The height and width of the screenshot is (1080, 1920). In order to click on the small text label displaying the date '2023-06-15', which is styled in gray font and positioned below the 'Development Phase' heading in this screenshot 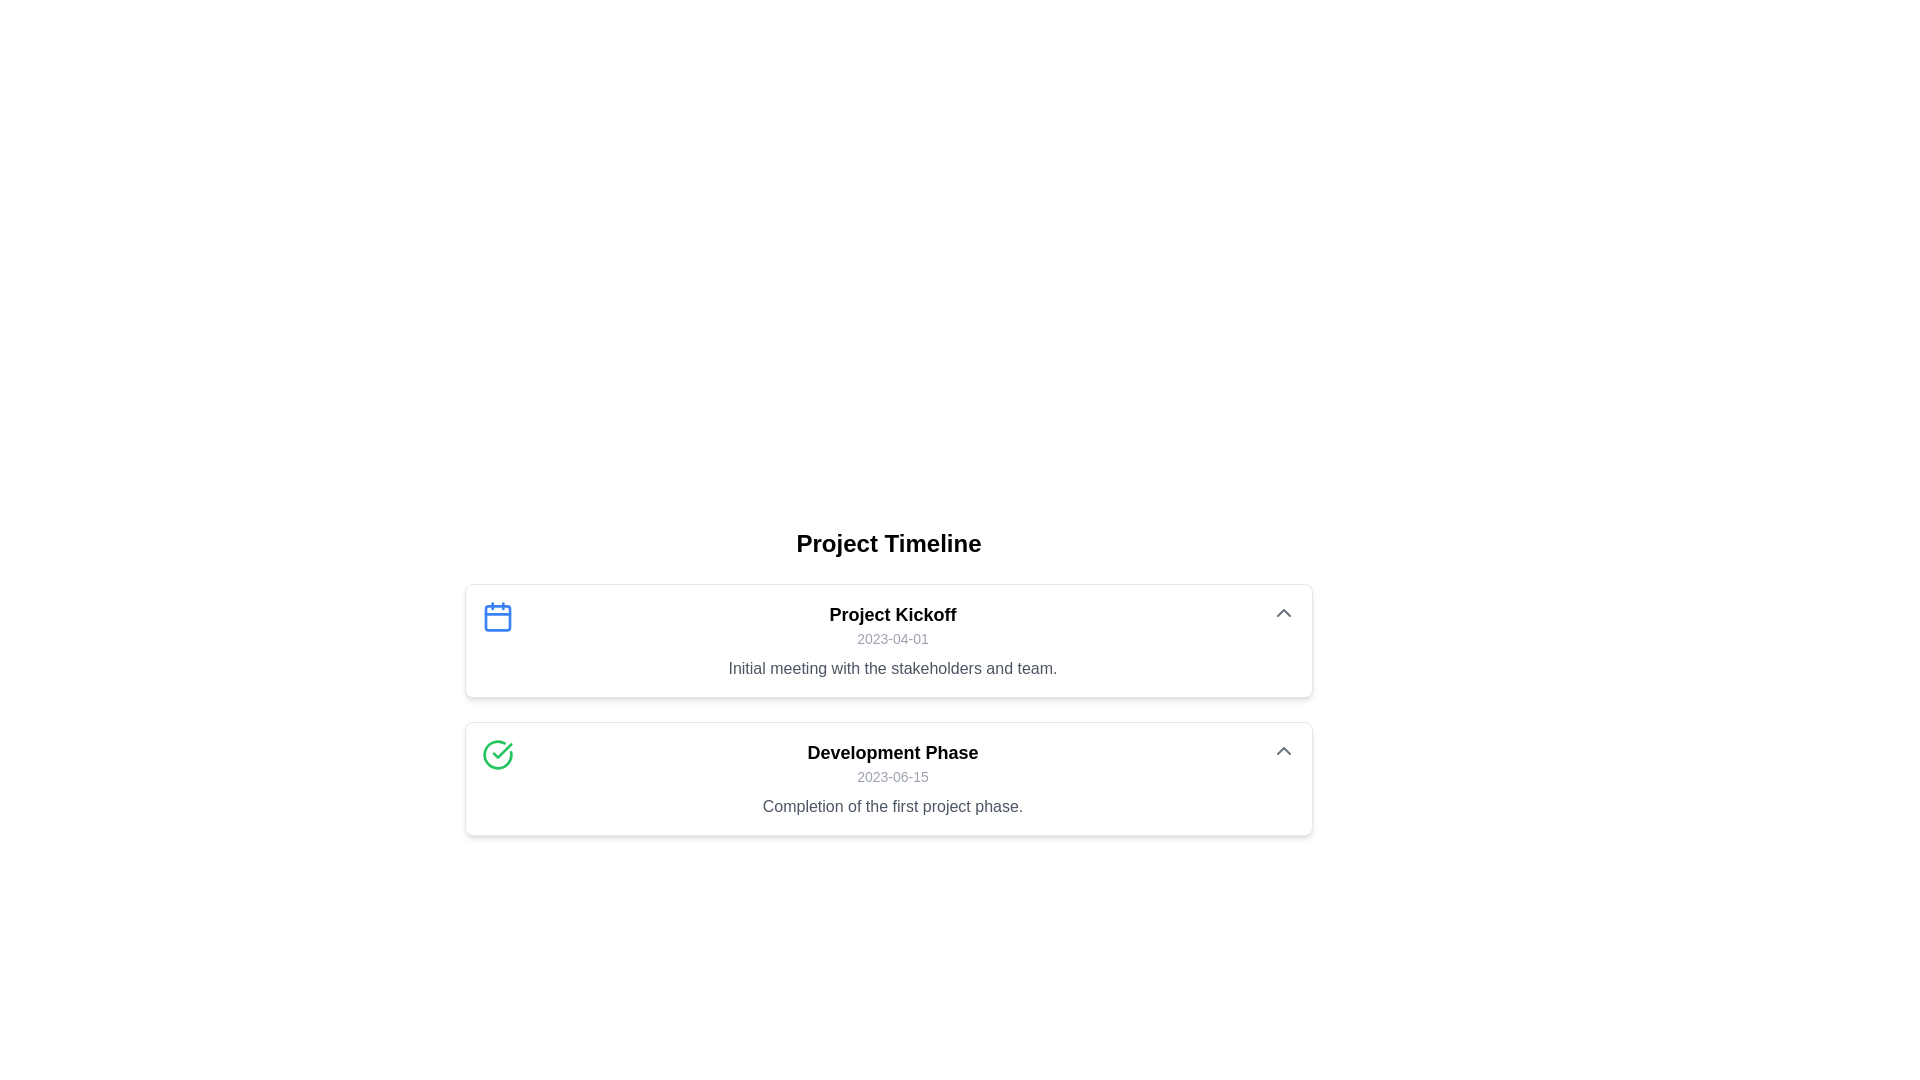, I will do `click(891, 775)`.